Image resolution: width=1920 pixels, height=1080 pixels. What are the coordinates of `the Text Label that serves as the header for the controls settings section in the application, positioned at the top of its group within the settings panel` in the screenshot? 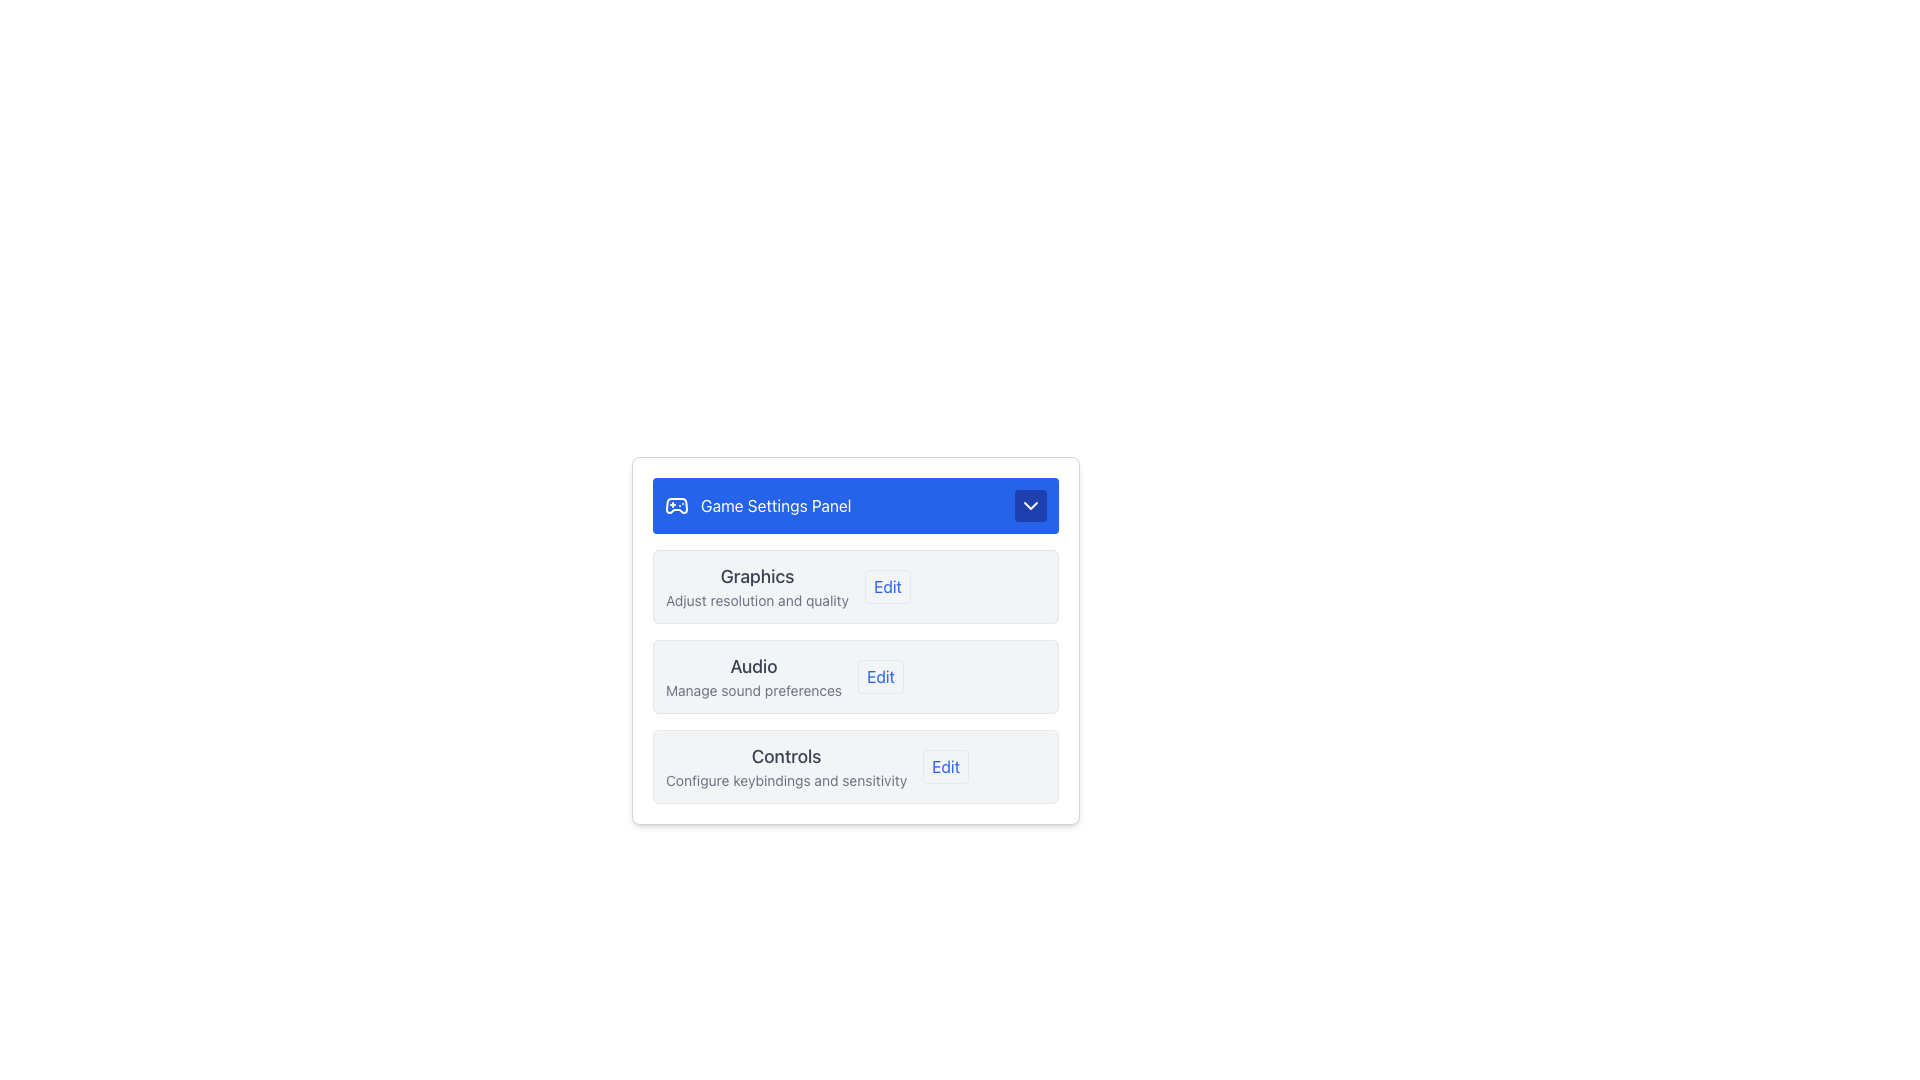 It's located at (785, 756).